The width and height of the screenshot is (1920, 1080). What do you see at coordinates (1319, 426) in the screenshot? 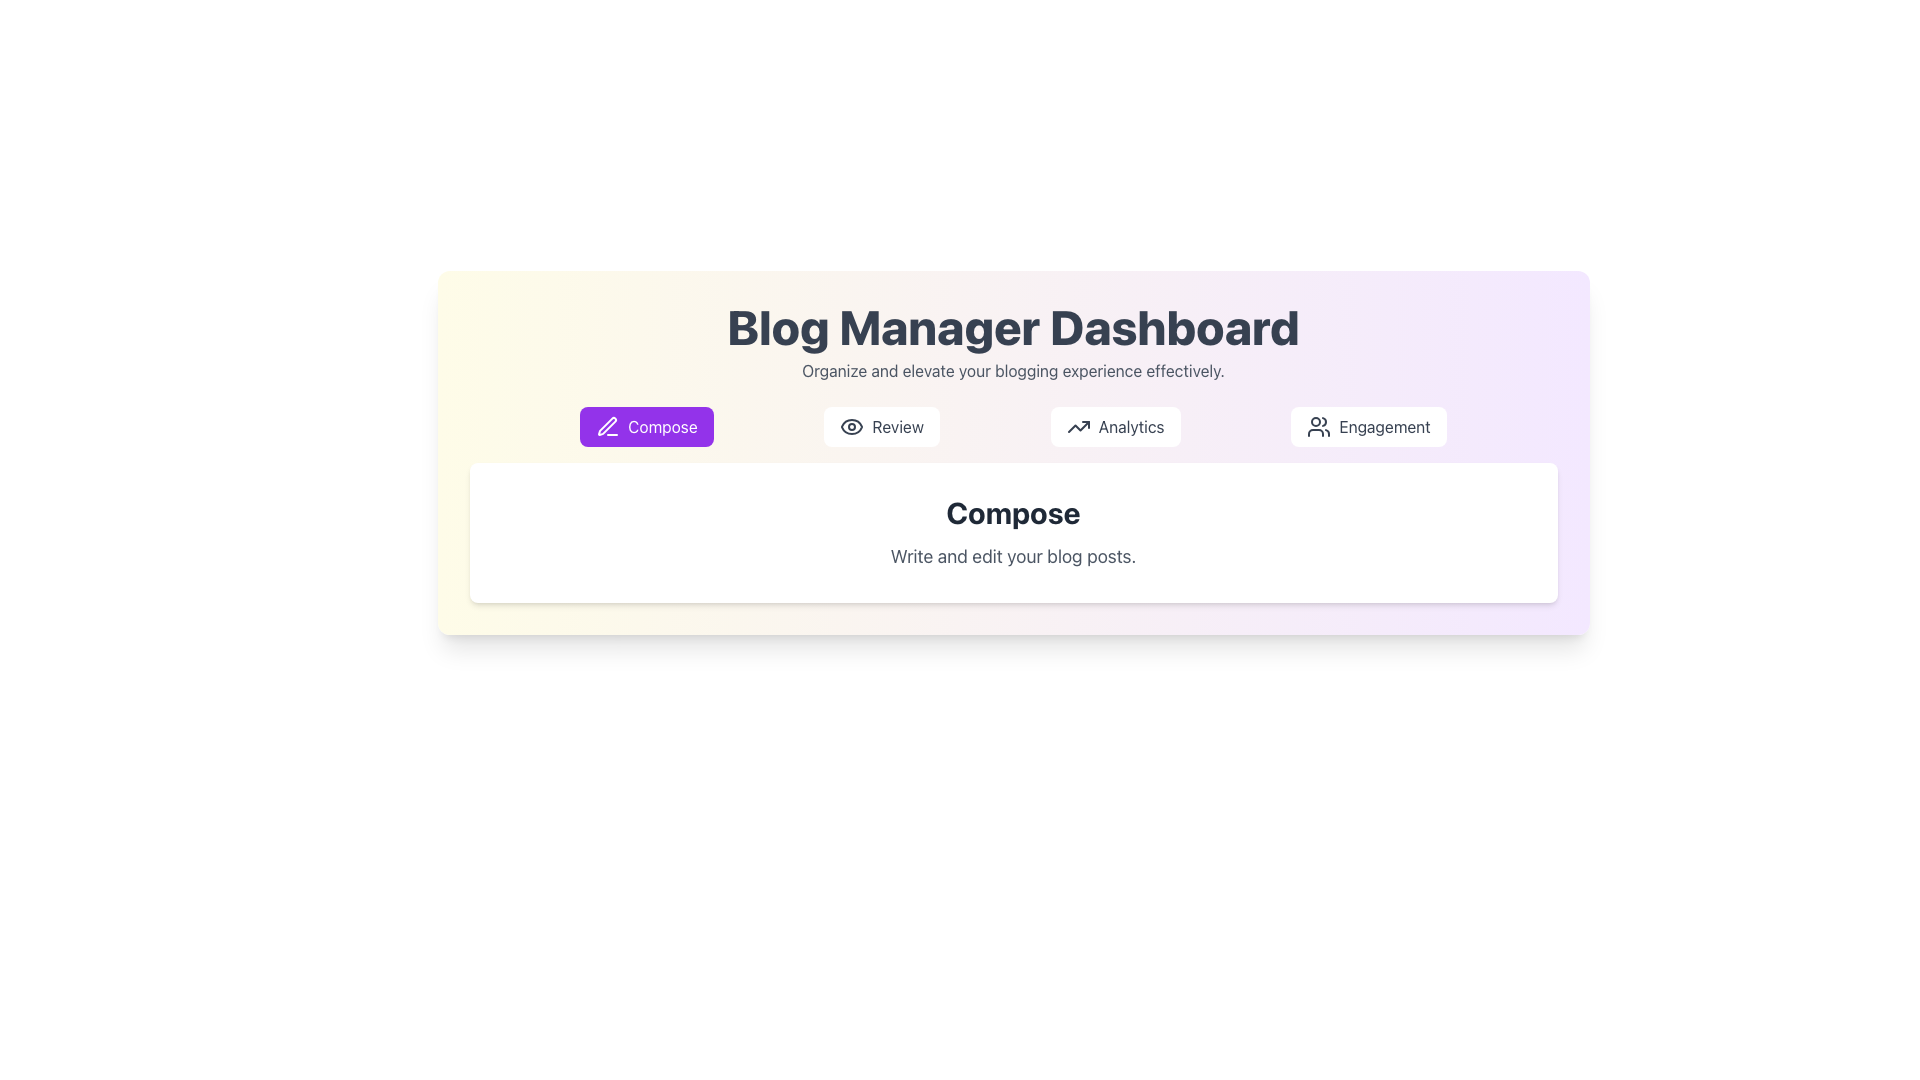
I see `the 'Engagement' button which contains the engagement icon, located at the far-right of the button row` at bounding box center [1319, 426].